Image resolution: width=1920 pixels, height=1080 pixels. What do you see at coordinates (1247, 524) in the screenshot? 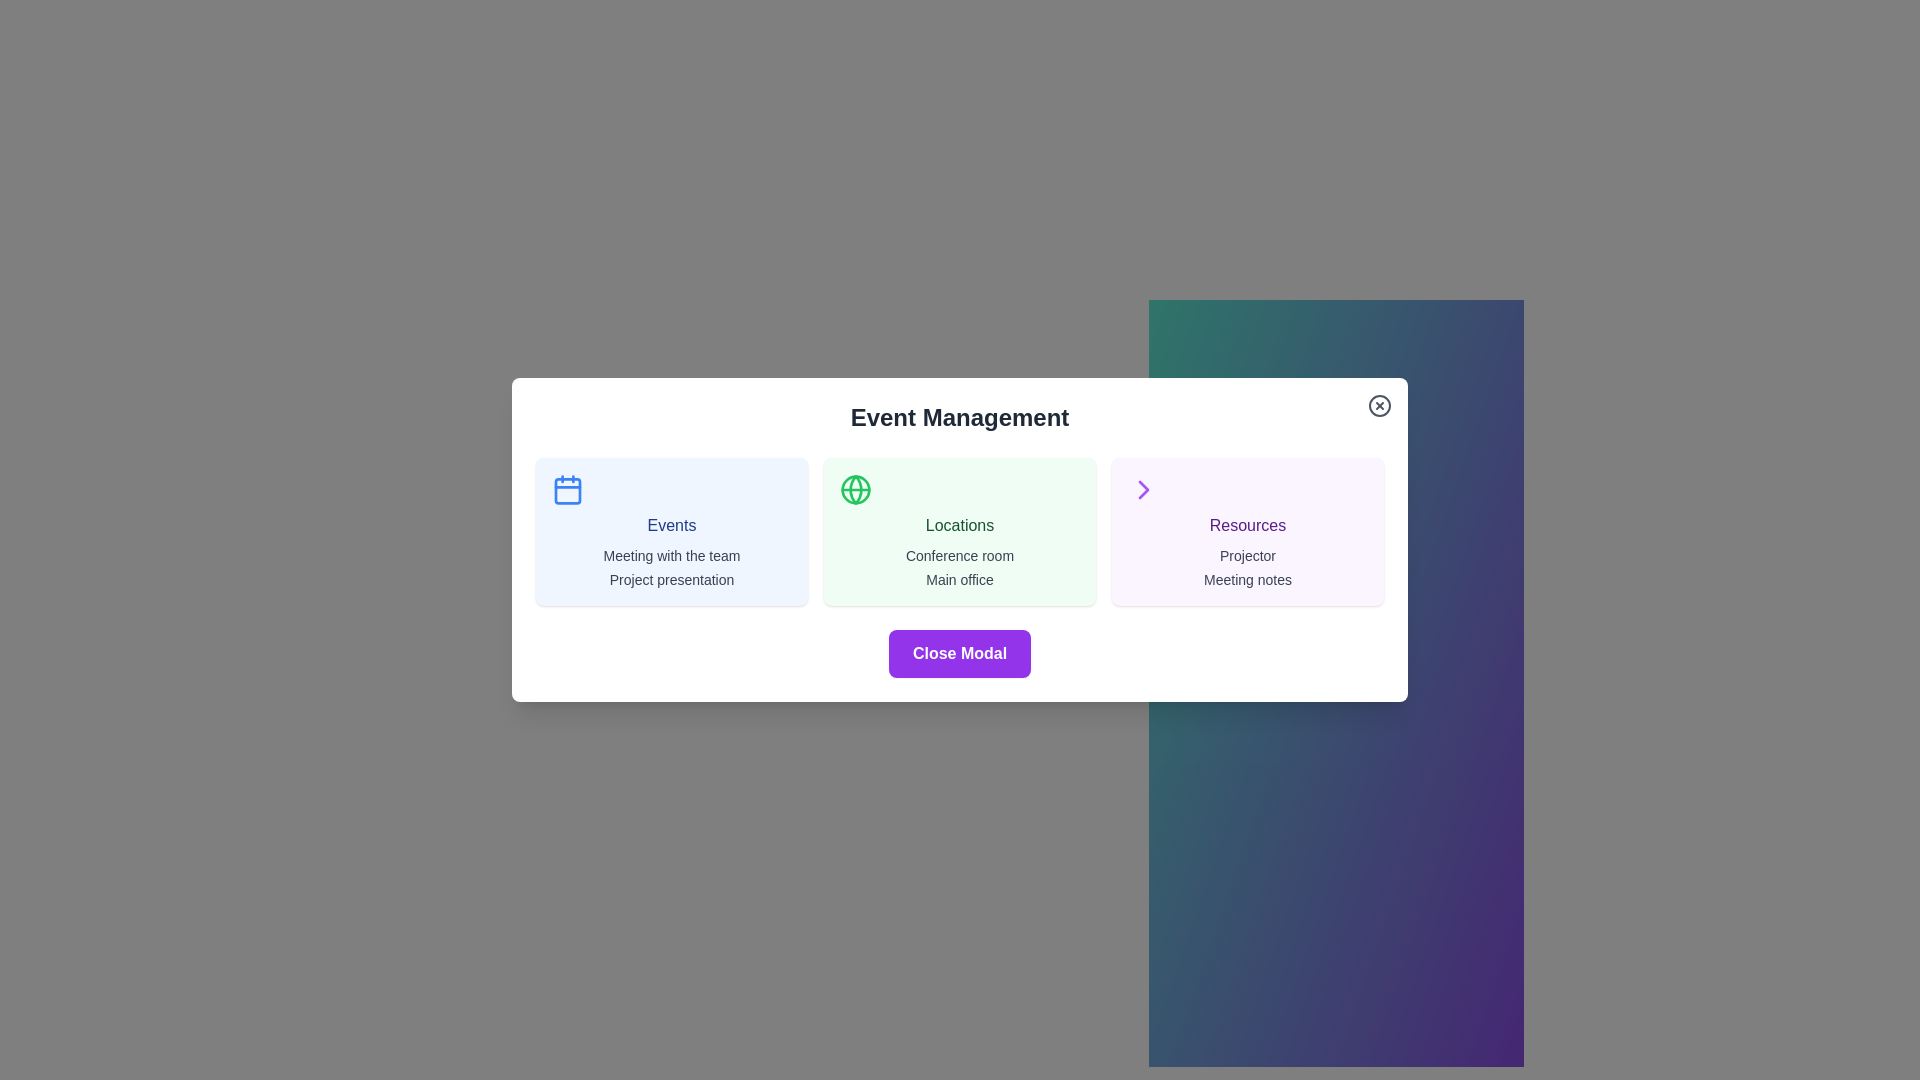
I see `the 'Resources' text label, which serves as a title for the section indicating content related to 'Projector' and 'Meeting notes' in the rightmost card of a three-card layout` at bounding box center [1247, 524].